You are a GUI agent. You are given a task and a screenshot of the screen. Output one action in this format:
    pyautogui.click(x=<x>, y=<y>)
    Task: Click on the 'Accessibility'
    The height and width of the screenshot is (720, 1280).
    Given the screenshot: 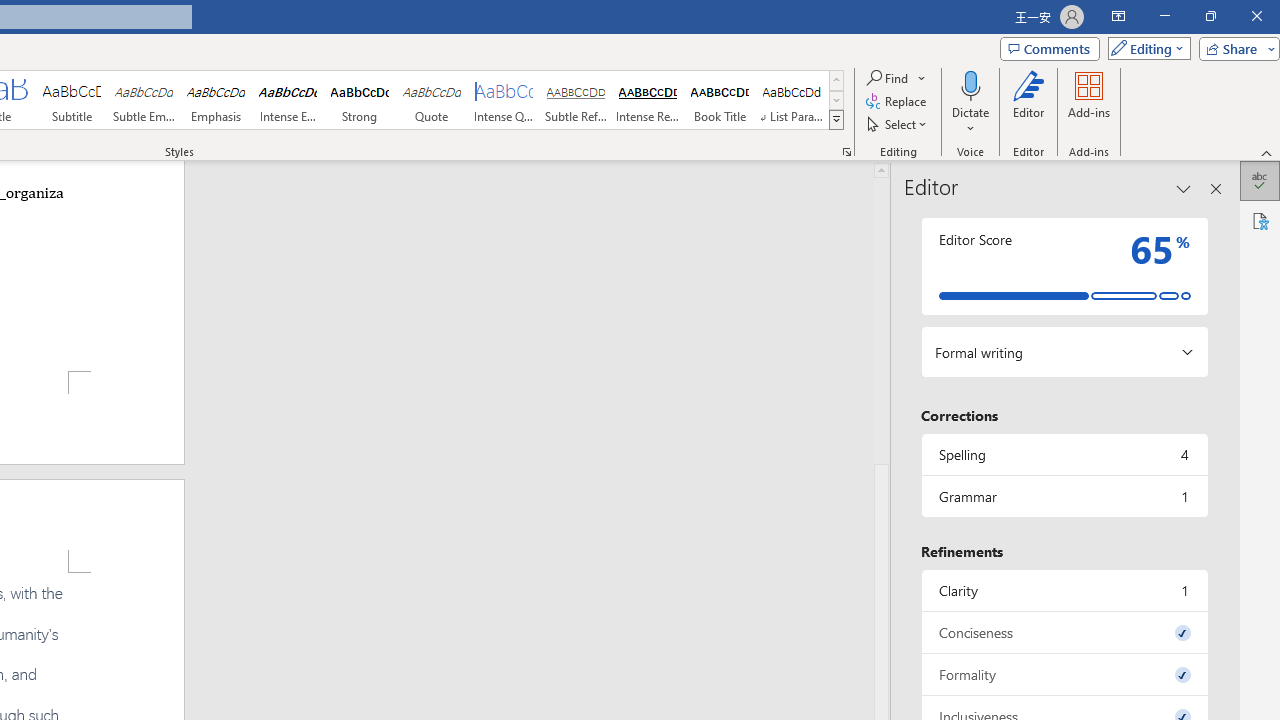 What is the action you would take?
    pyautogui.click(x=1259, y=221)
    